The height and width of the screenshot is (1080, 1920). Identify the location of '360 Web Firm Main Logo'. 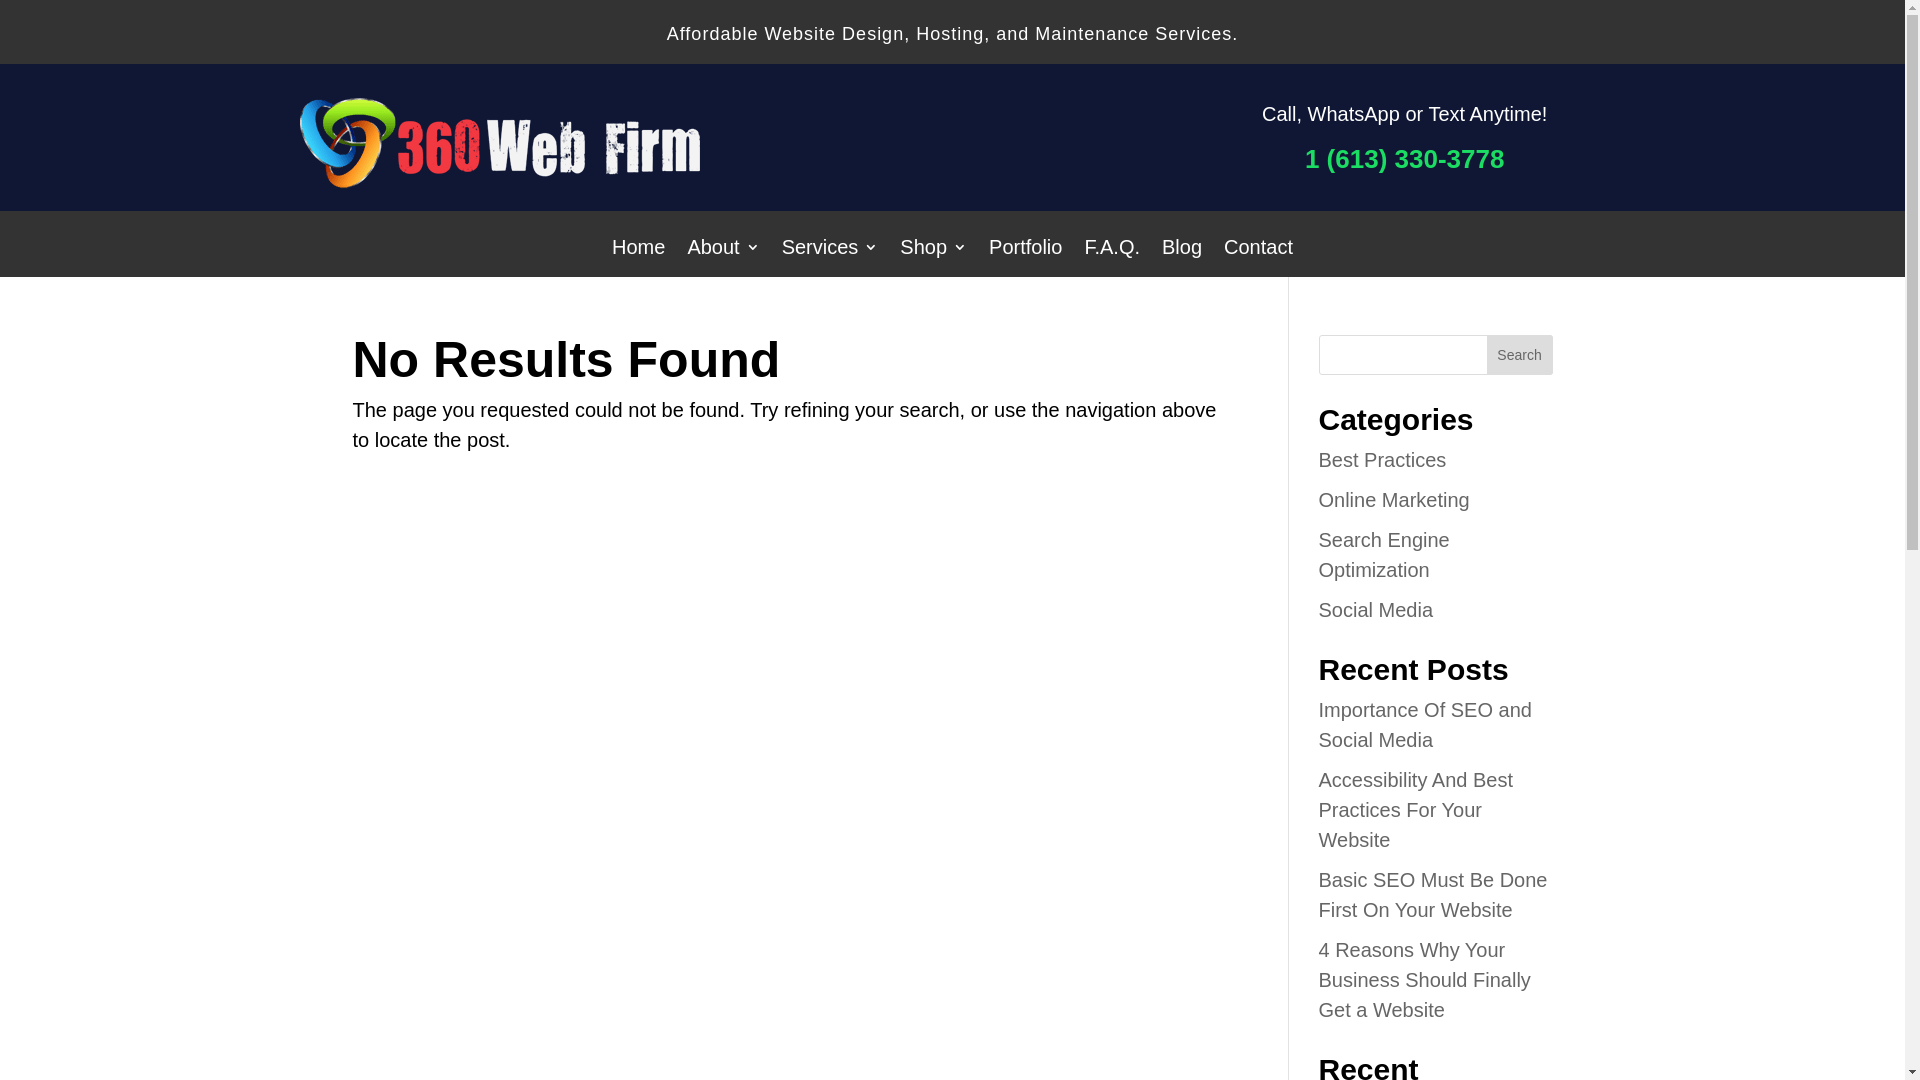
(298, 181).